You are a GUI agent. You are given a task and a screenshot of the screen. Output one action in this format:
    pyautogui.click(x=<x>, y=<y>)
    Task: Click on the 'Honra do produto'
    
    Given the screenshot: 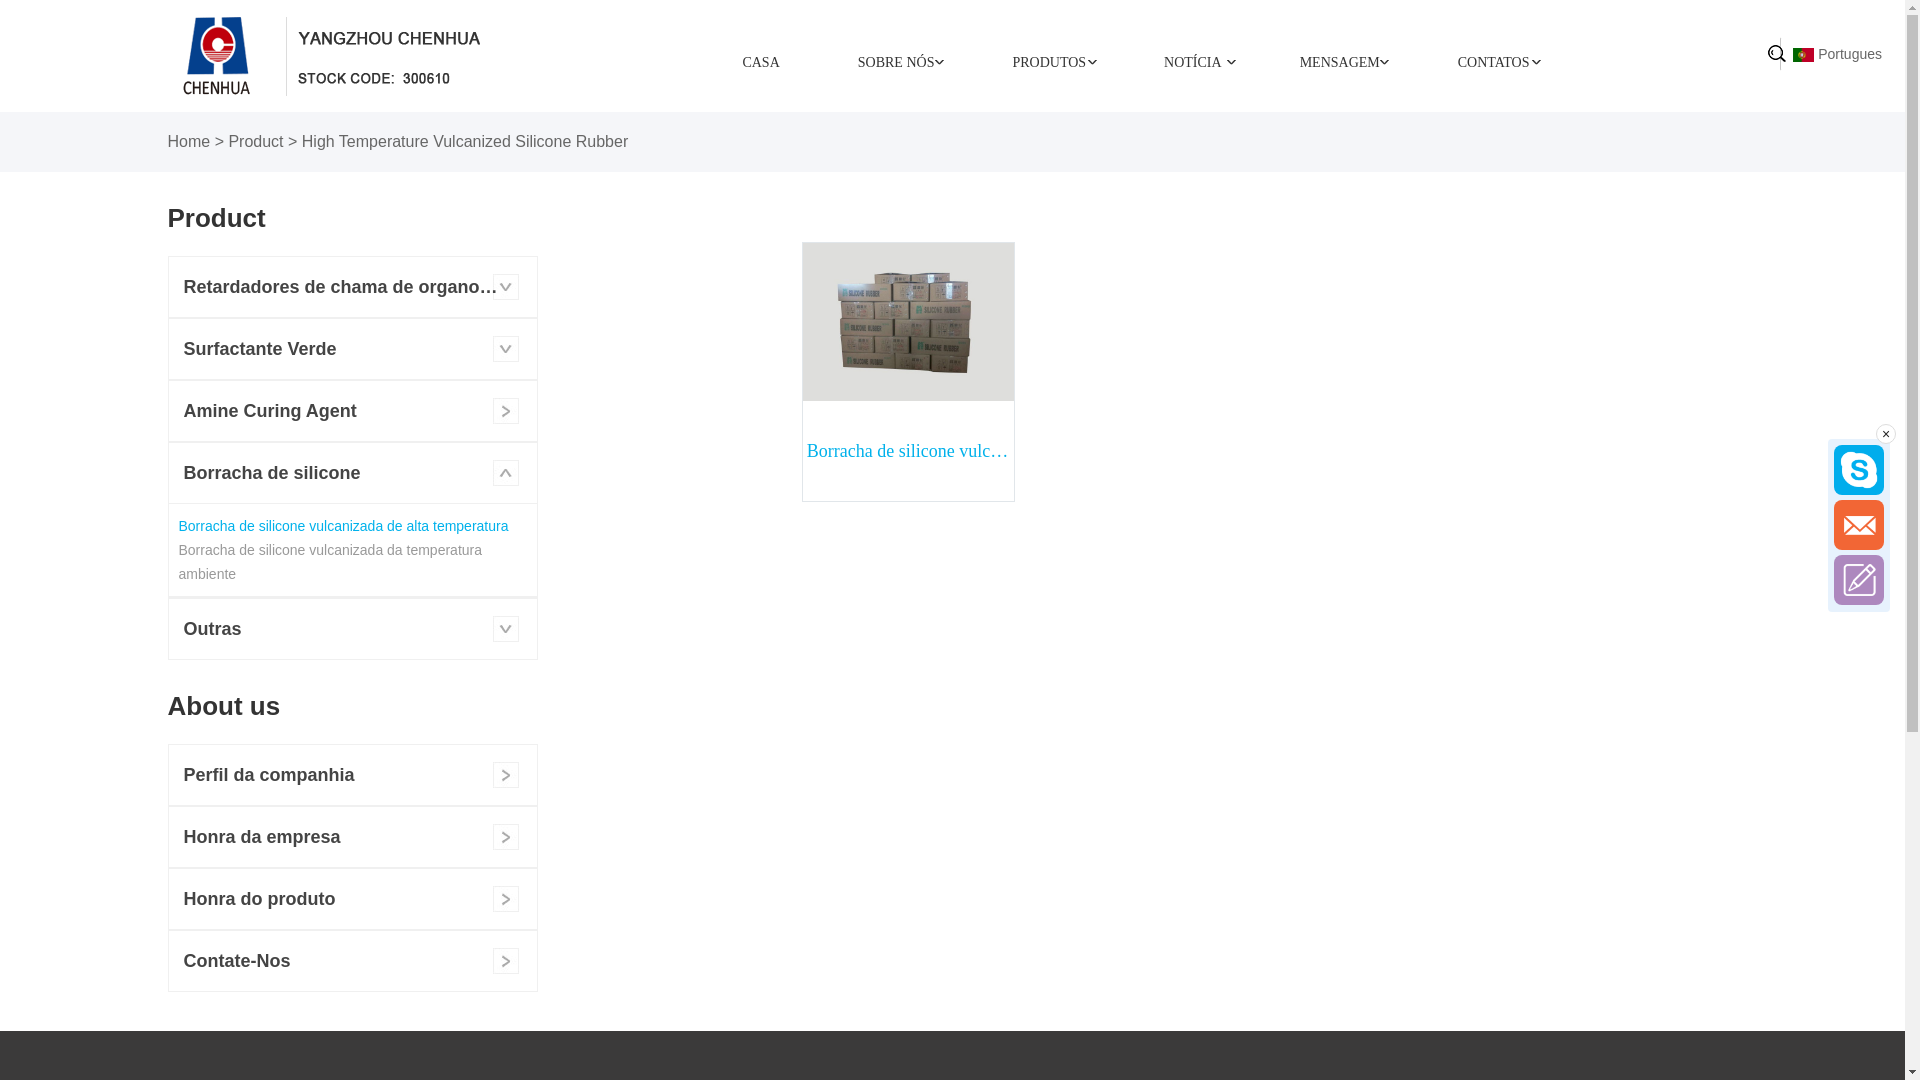 What is the action you would take?
    pyautogui.click(x=351, y=897)
    